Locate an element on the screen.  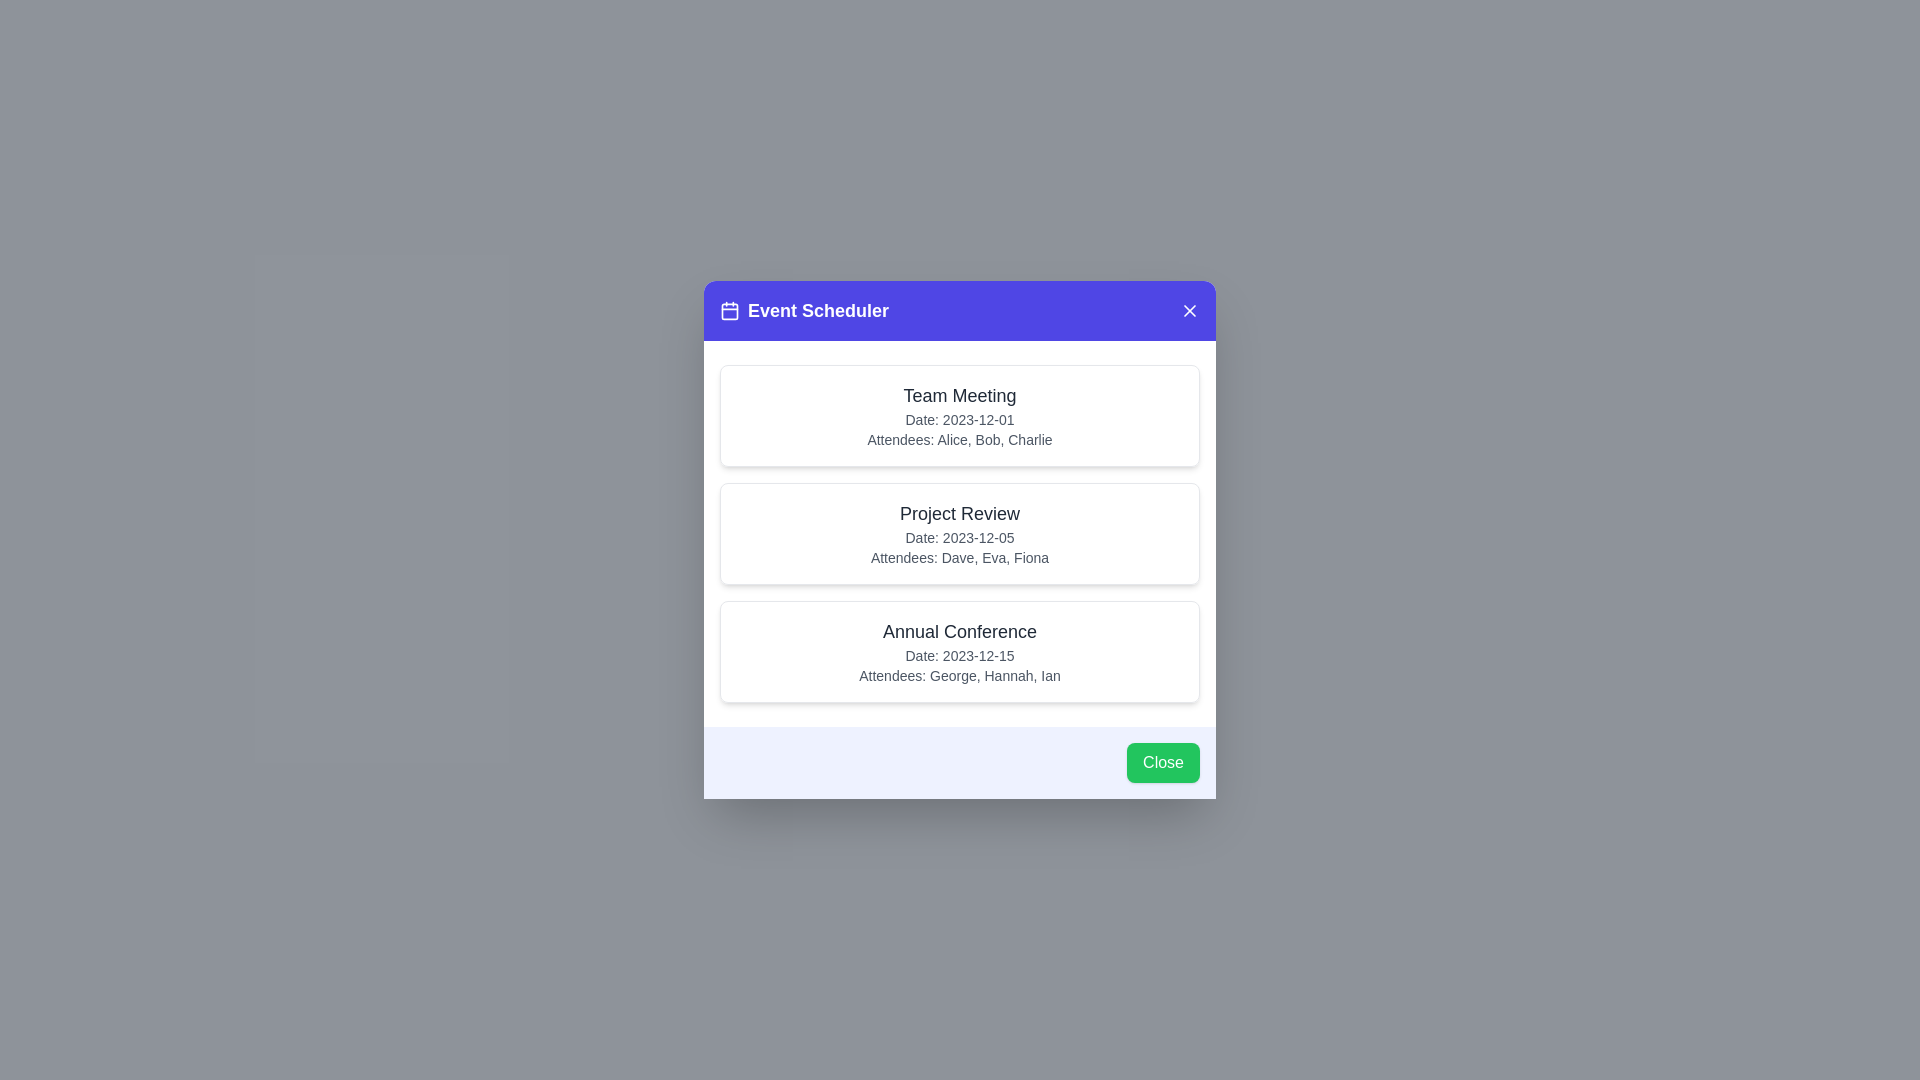
the event card titled 'Project Review' to view its details is located at coordinates (960, 532).